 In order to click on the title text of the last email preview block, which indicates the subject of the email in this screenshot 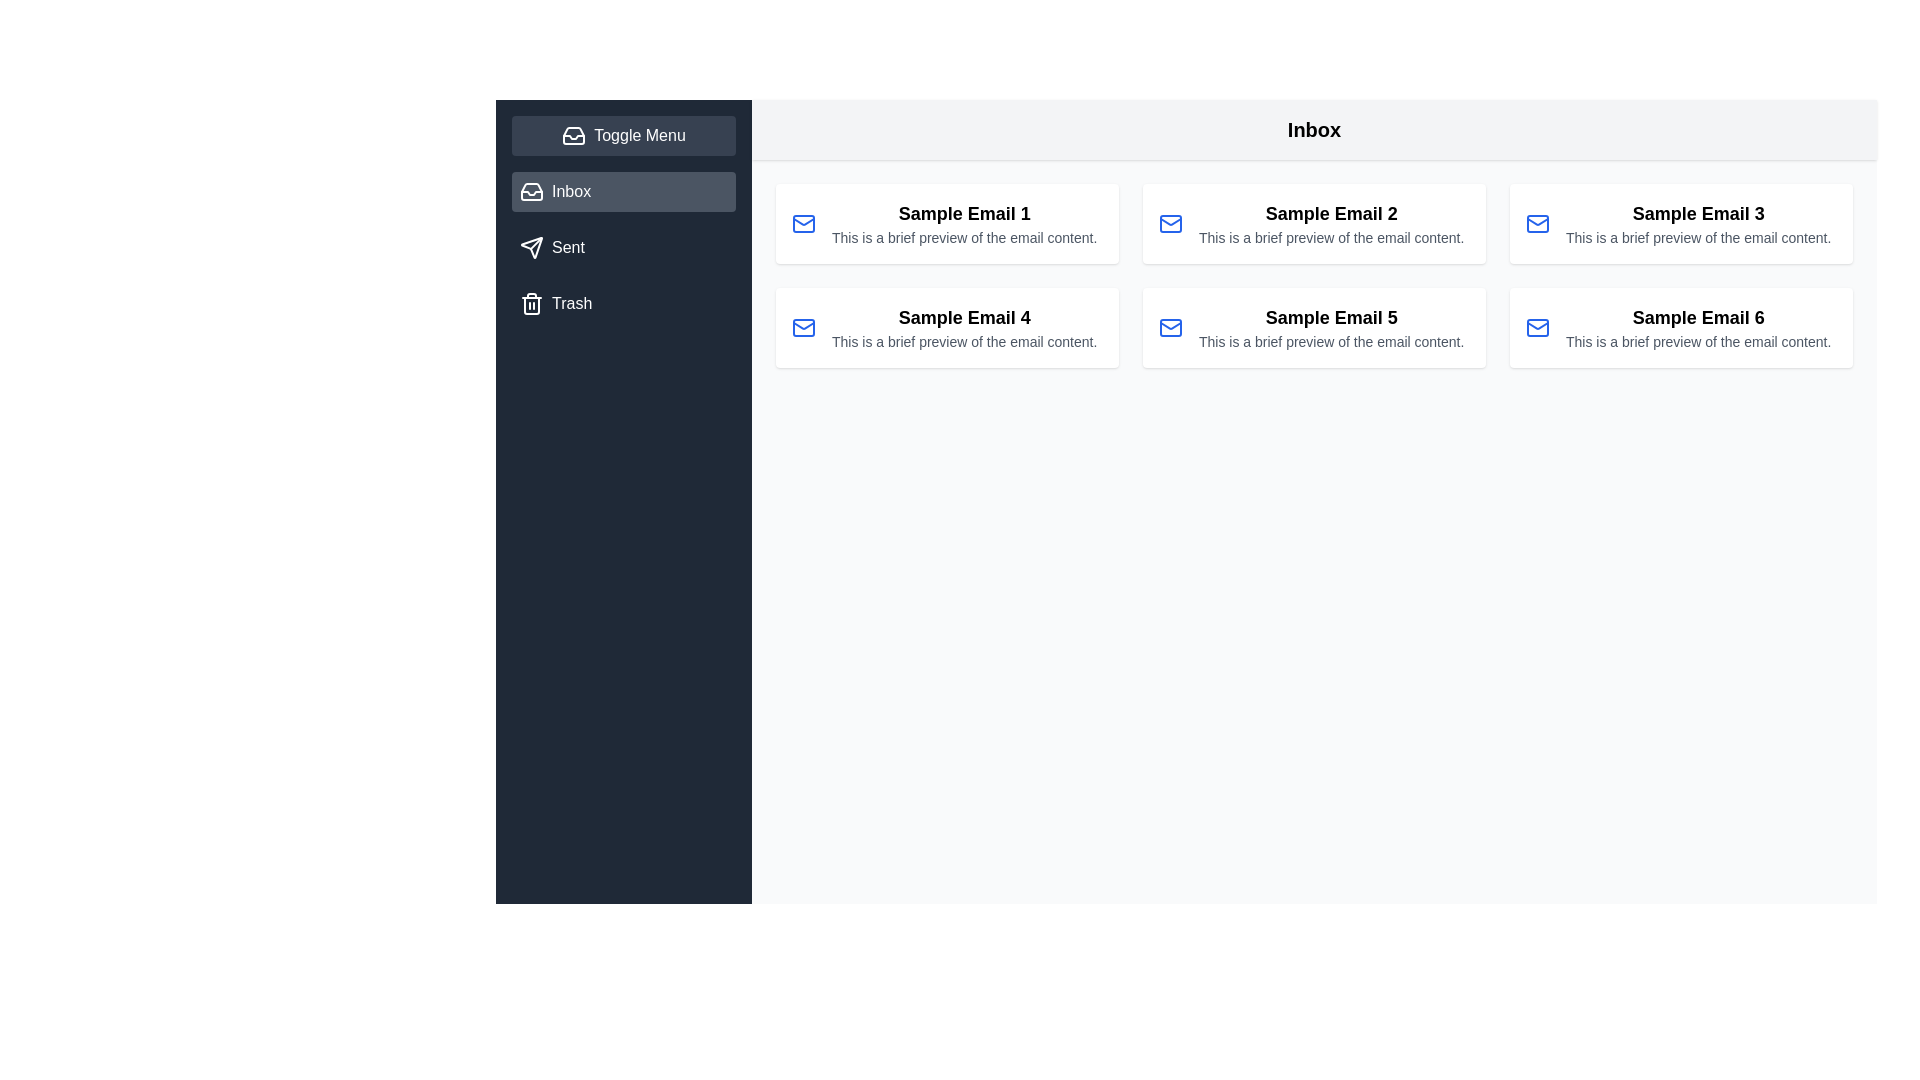, I will do `click(1697, 316)`.